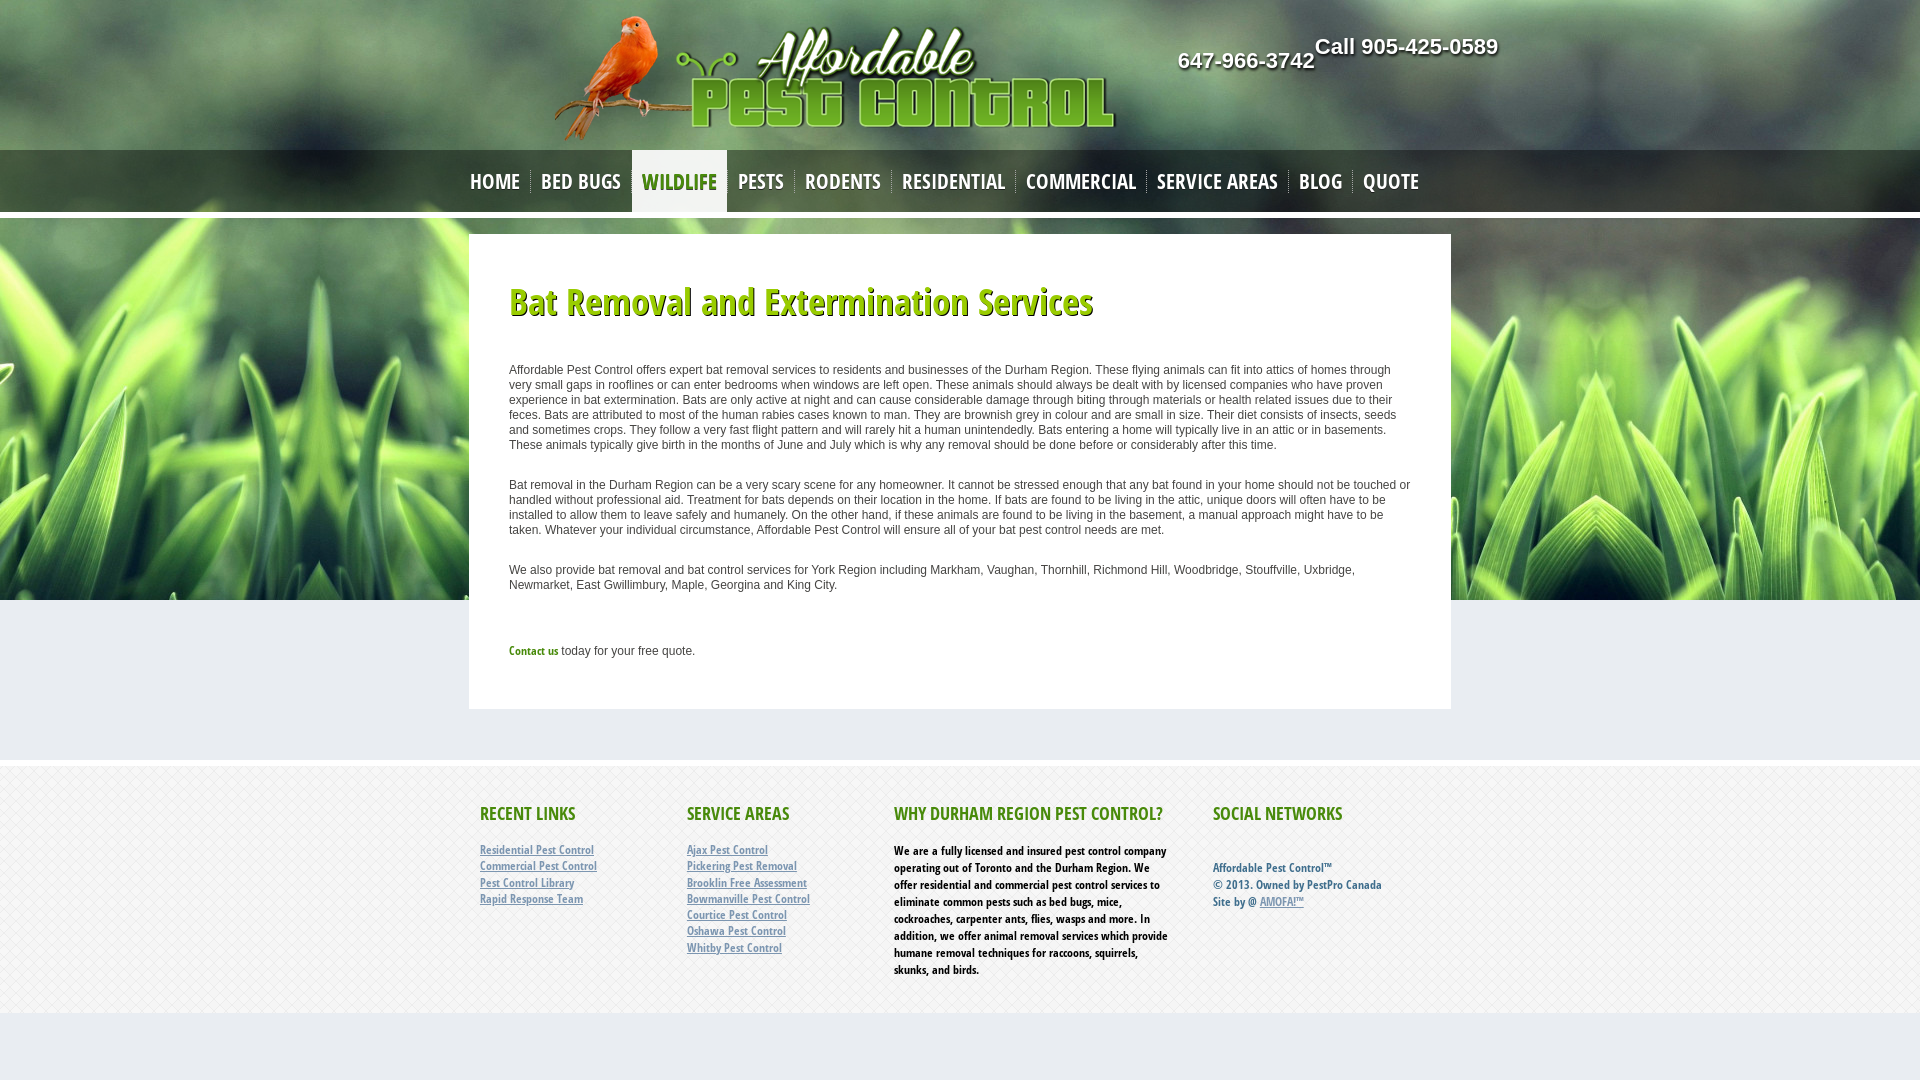 This screenshot has height=1080, width=1920. I want to click on 'BED BUGS', so click(579, 181).